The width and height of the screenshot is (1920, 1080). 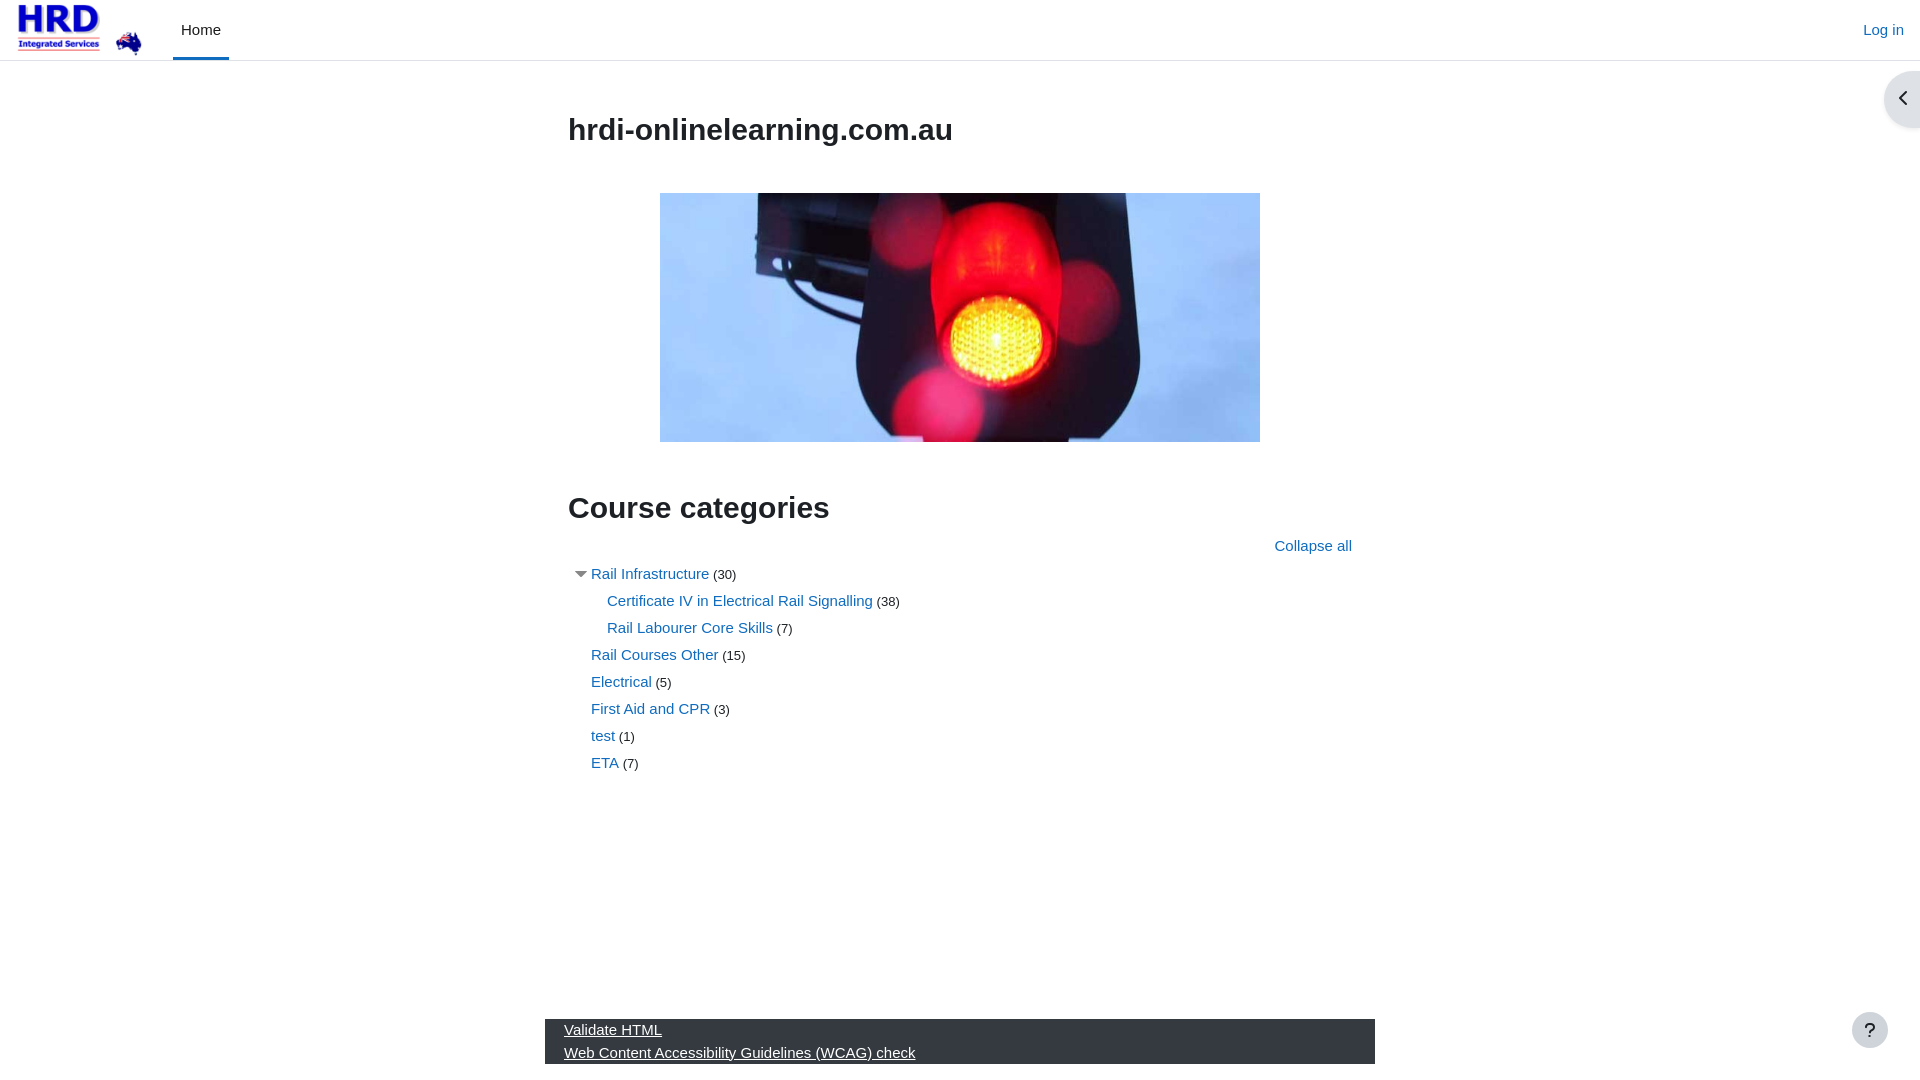 What do you see at coordinates (201, 30) in the screenshot?
I see `'Home'` at bounding box center [201, 30].